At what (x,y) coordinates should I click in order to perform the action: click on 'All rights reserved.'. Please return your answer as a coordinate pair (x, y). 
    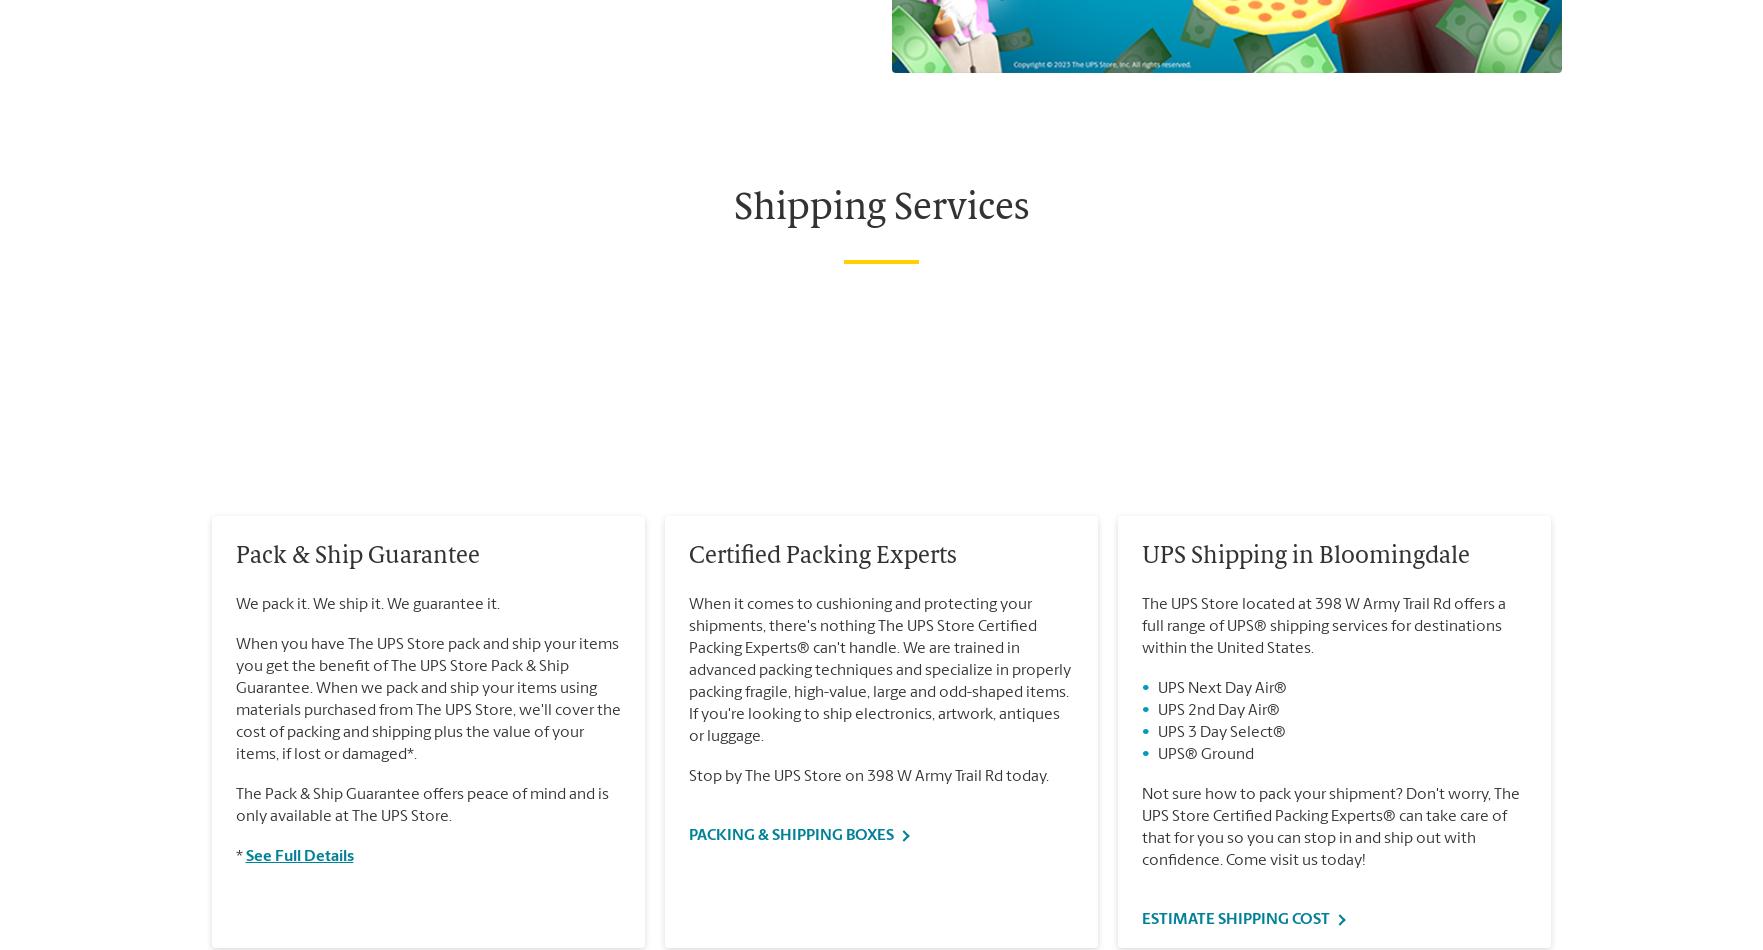
    Looking at the image, I should click on (583, 91).